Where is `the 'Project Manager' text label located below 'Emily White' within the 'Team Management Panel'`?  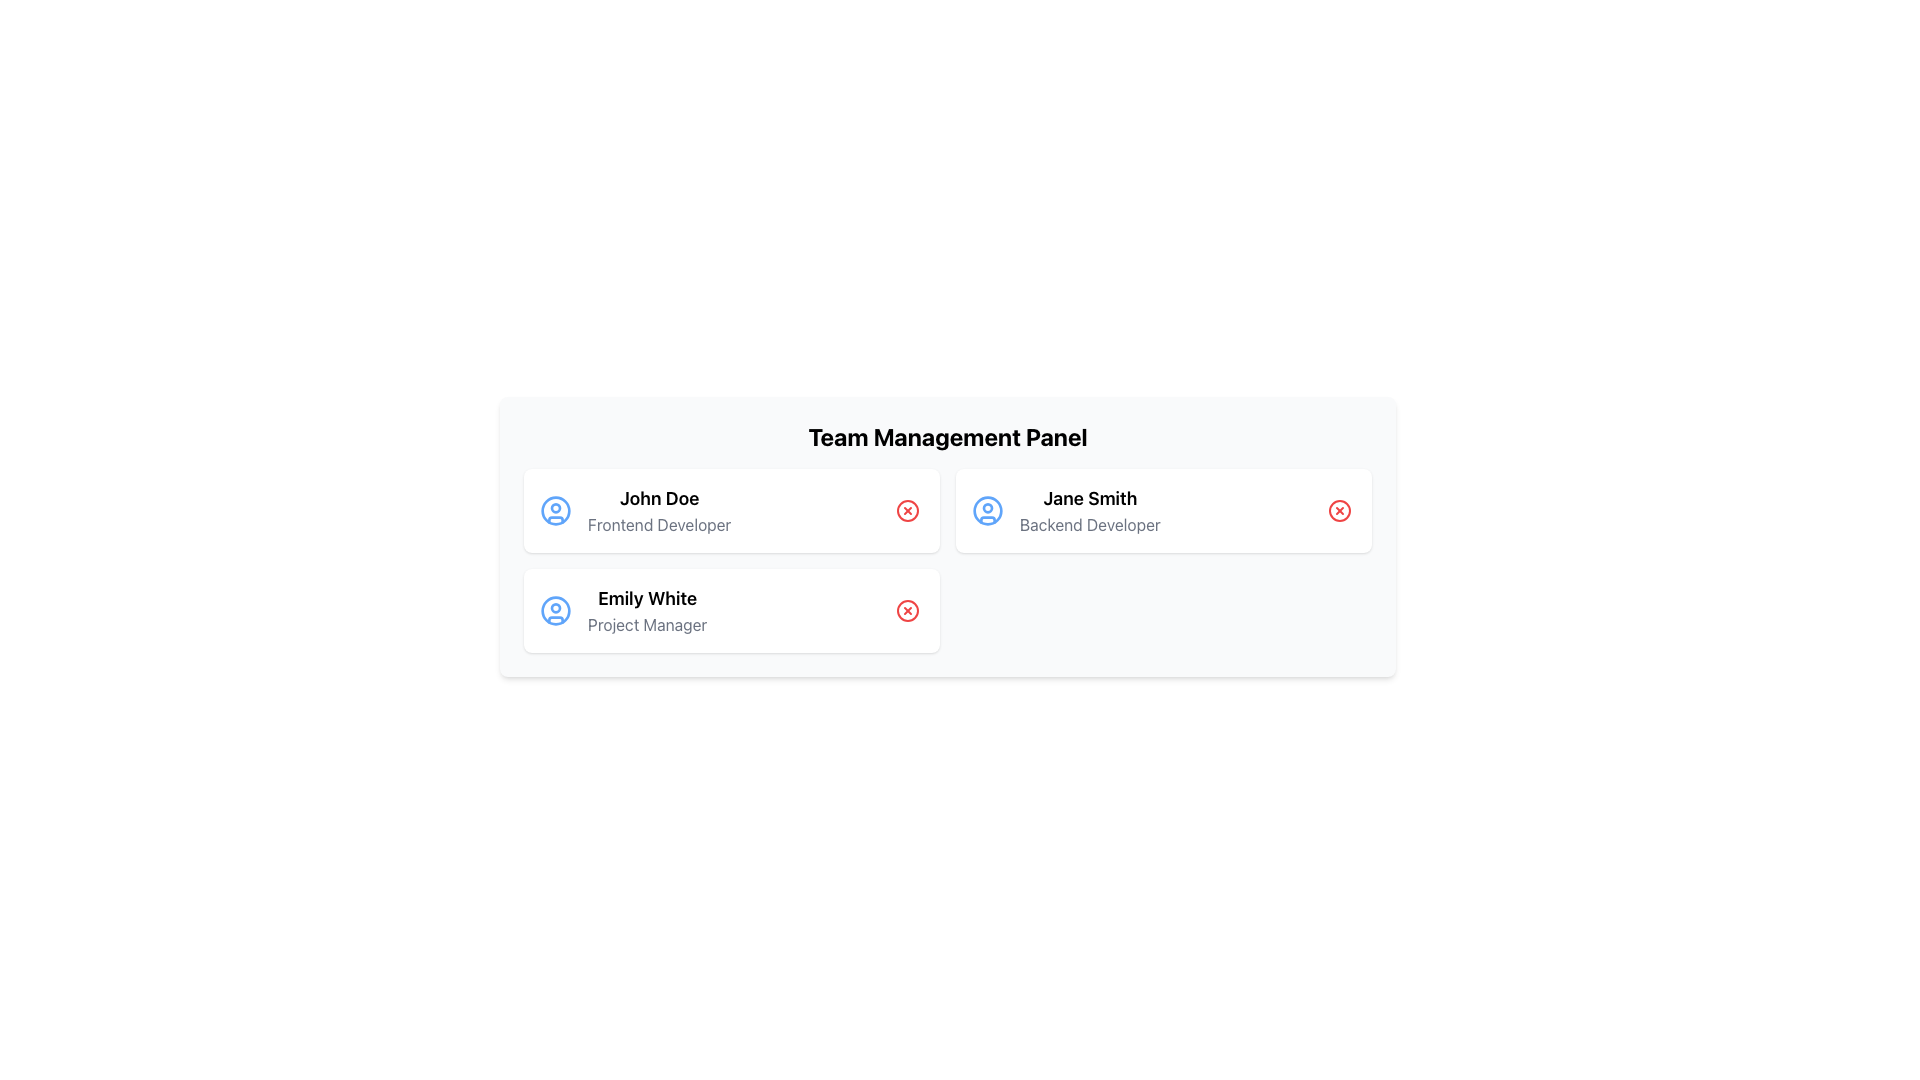
the 'Project Manager' text label located below 'Emily White' within the 'Team Management Panel' is located at coordinates (647, 623).